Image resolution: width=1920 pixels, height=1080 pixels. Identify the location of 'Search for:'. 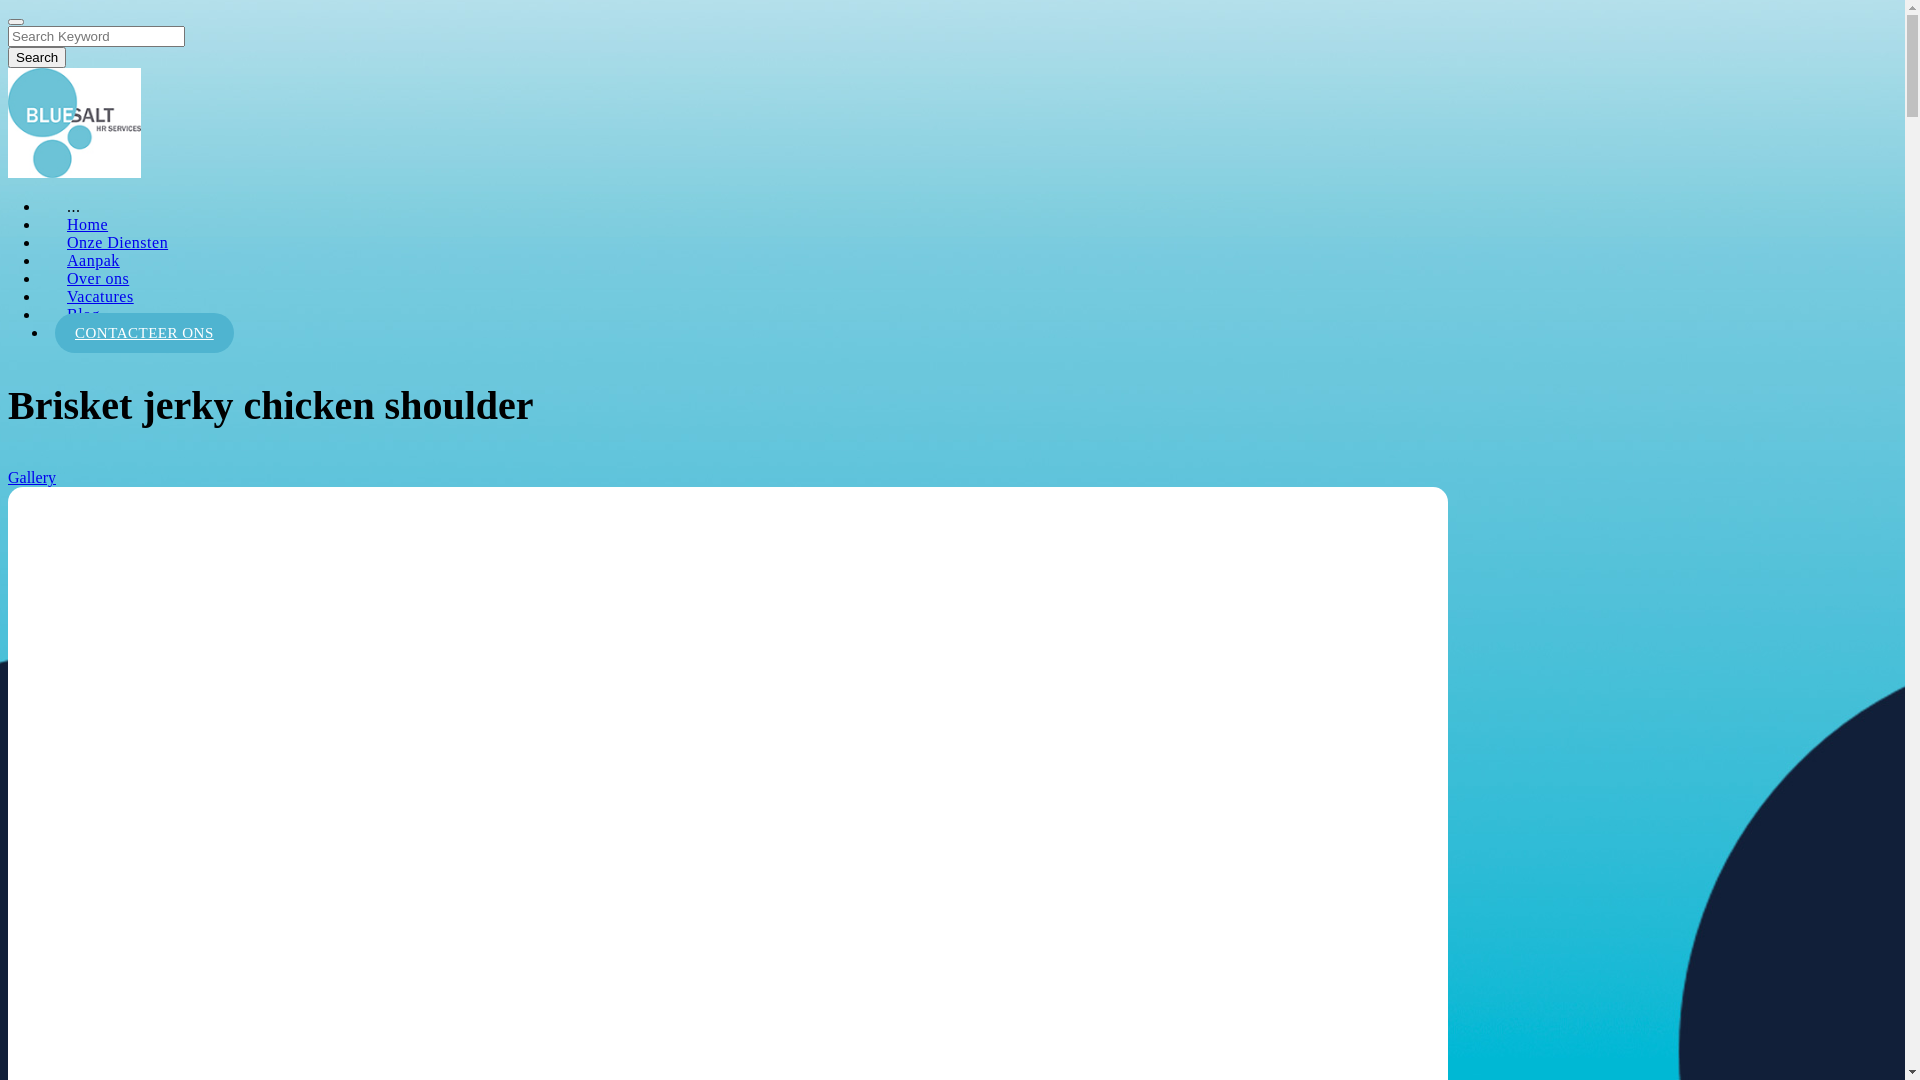
(95, 36).